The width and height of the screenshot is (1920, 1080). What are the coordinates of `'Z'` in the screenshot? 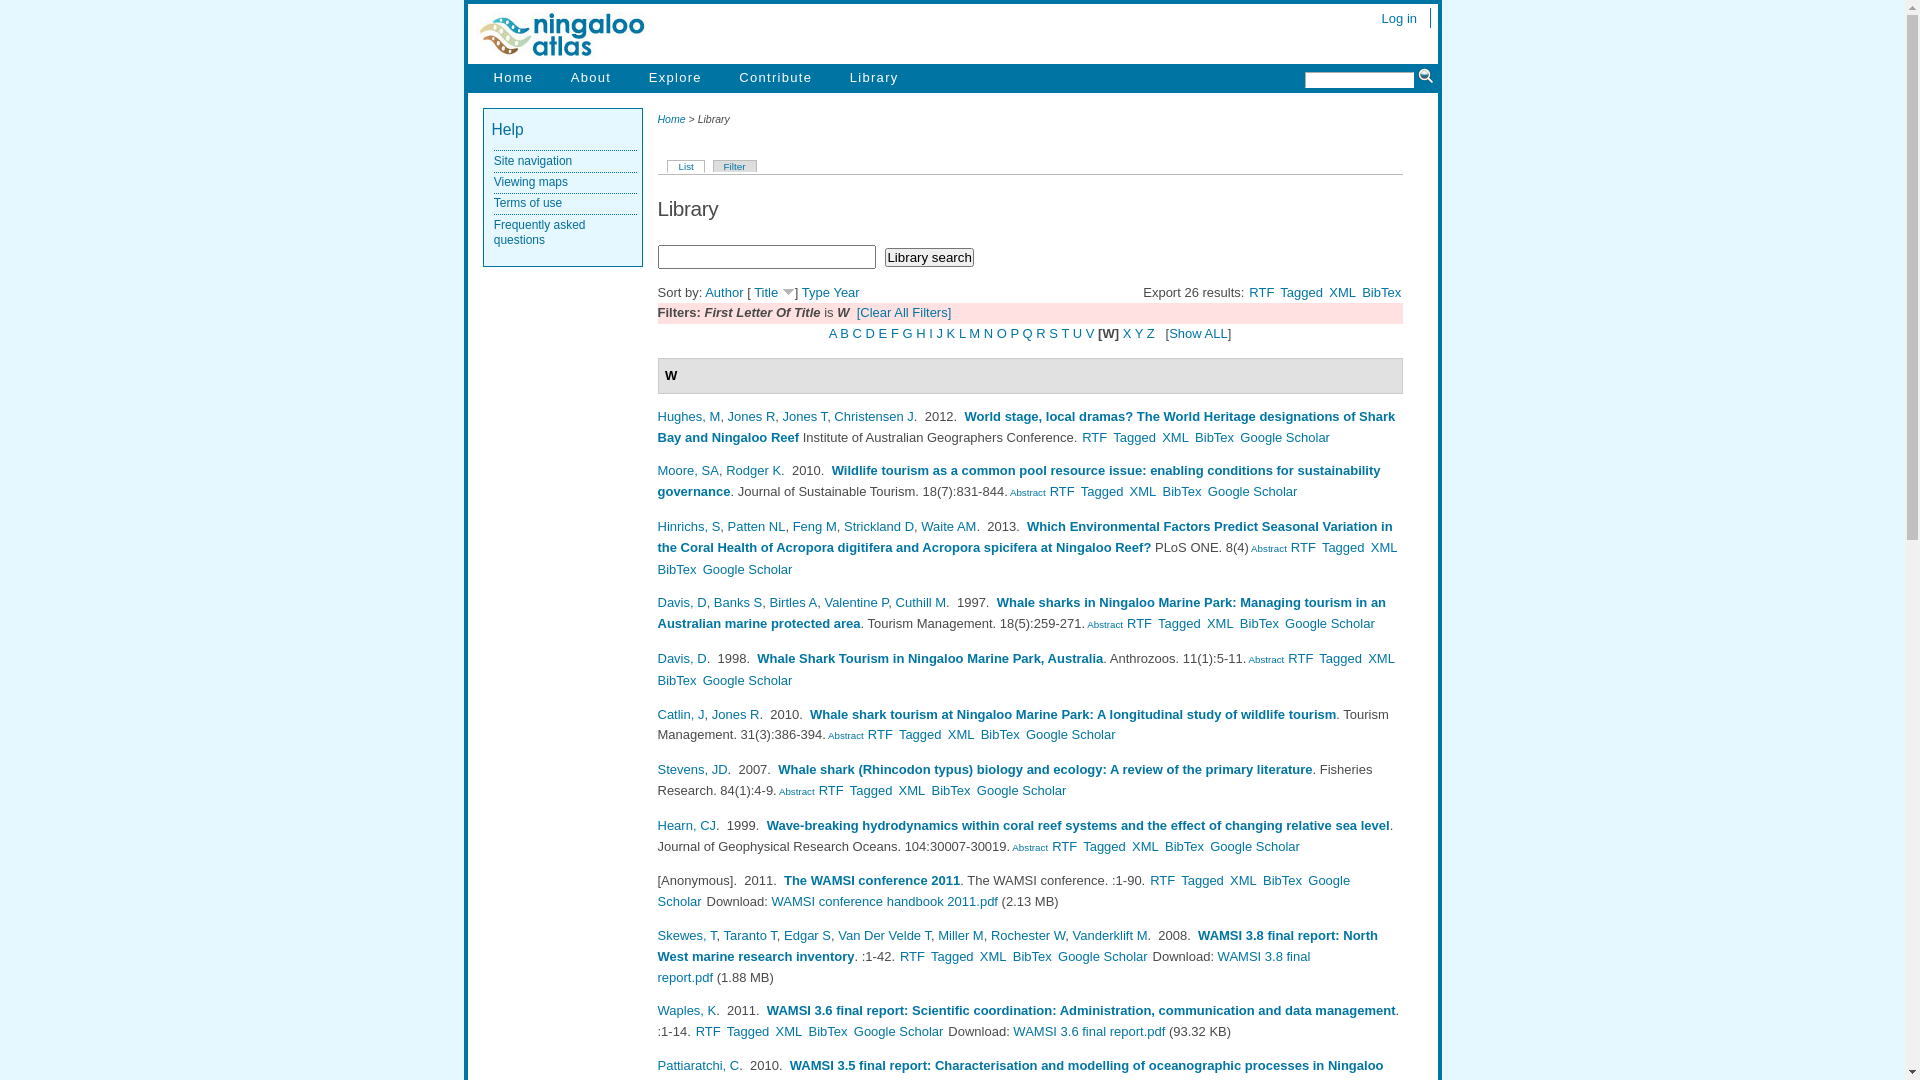 It's located at (1151, 332).